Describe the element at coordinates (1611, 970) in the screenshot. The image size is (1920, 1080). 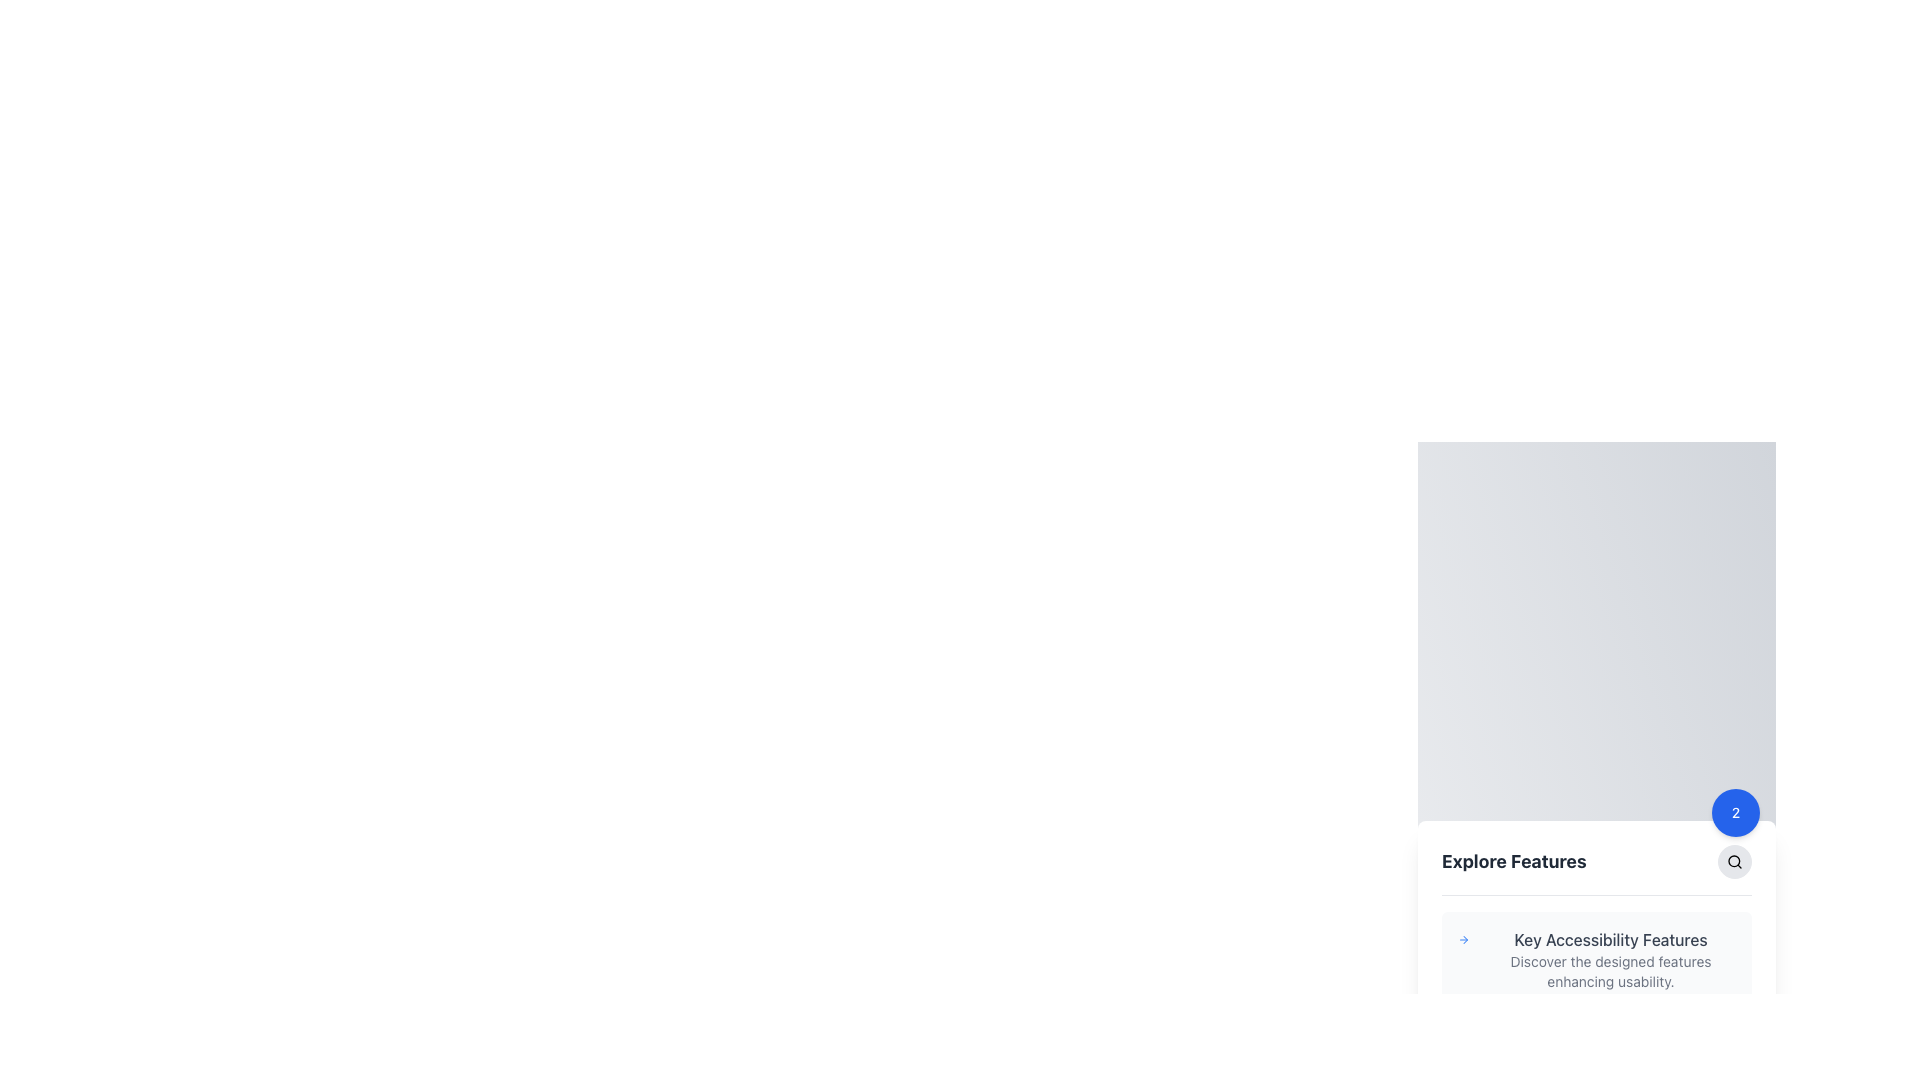
I see `descriptive text label located underneath the heading 'Key Accessibility Features' in the 'Explore Features' section` at that location.